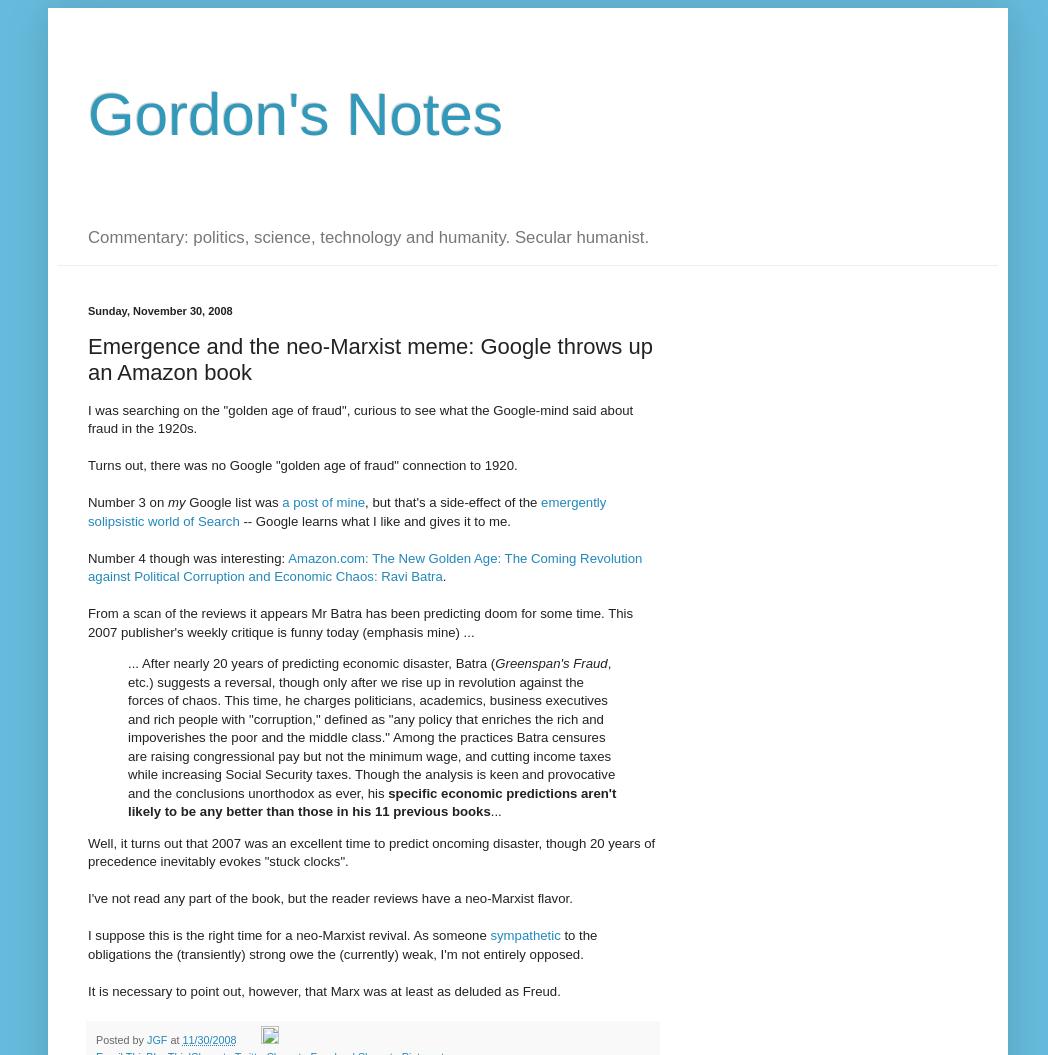  What do you see at coordinates (367, 237) in the screenshot?
I see `'Commentary: politics, science, technology and humanity. Secular humanist.'` at bounding box center [367, 237].